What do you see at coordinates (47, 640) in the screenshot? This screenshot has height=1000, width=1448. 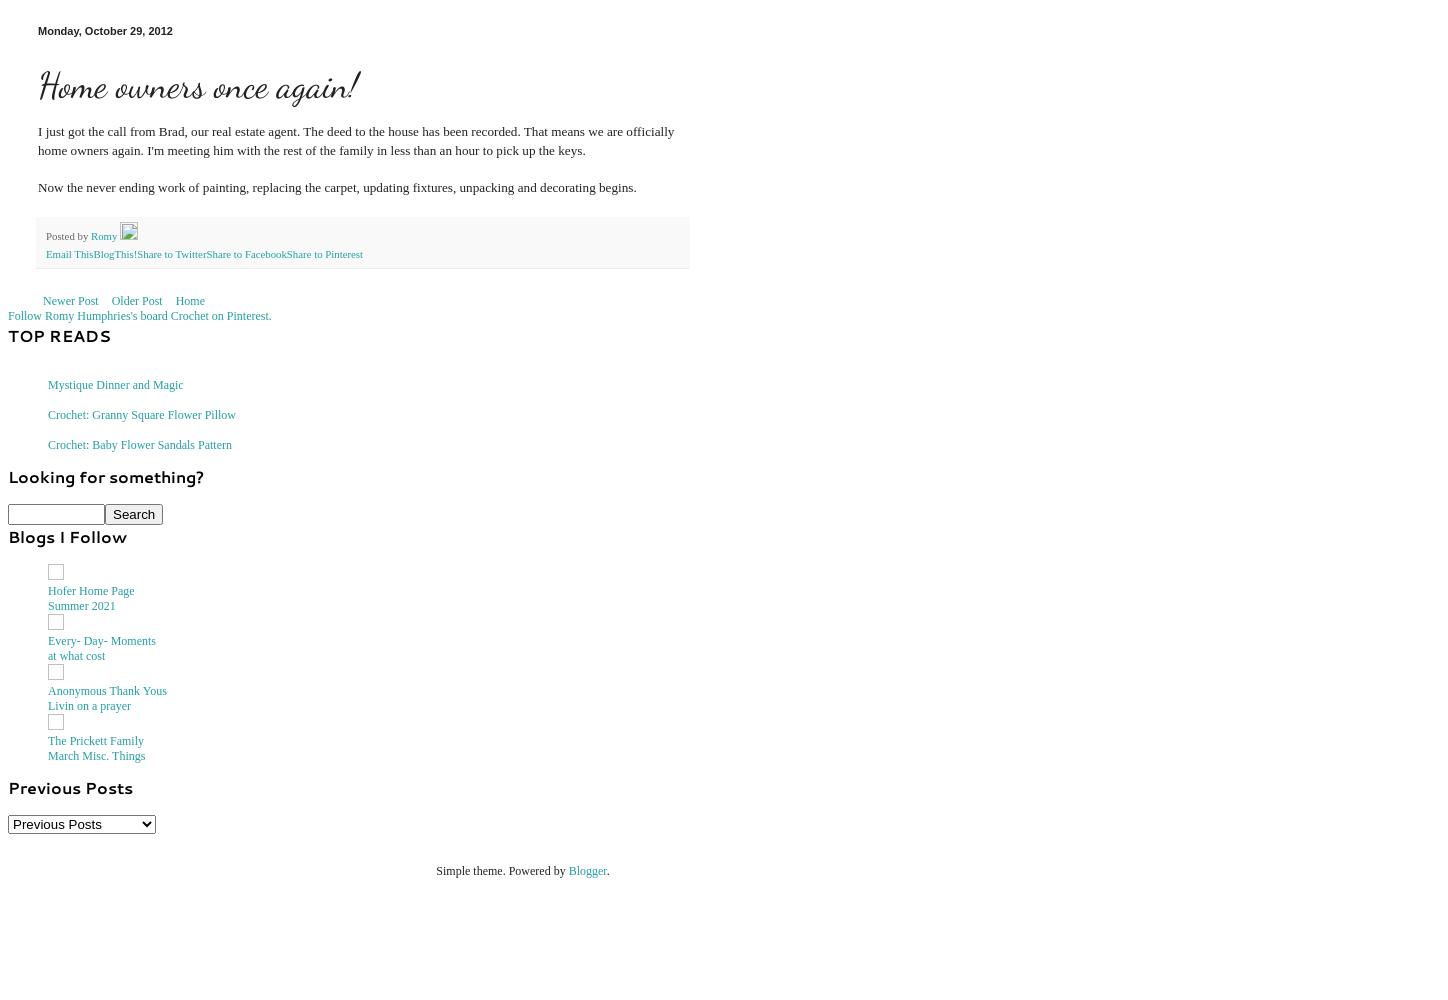 I see `'Every- Day- Moments'` at bounding box center [47, 640].